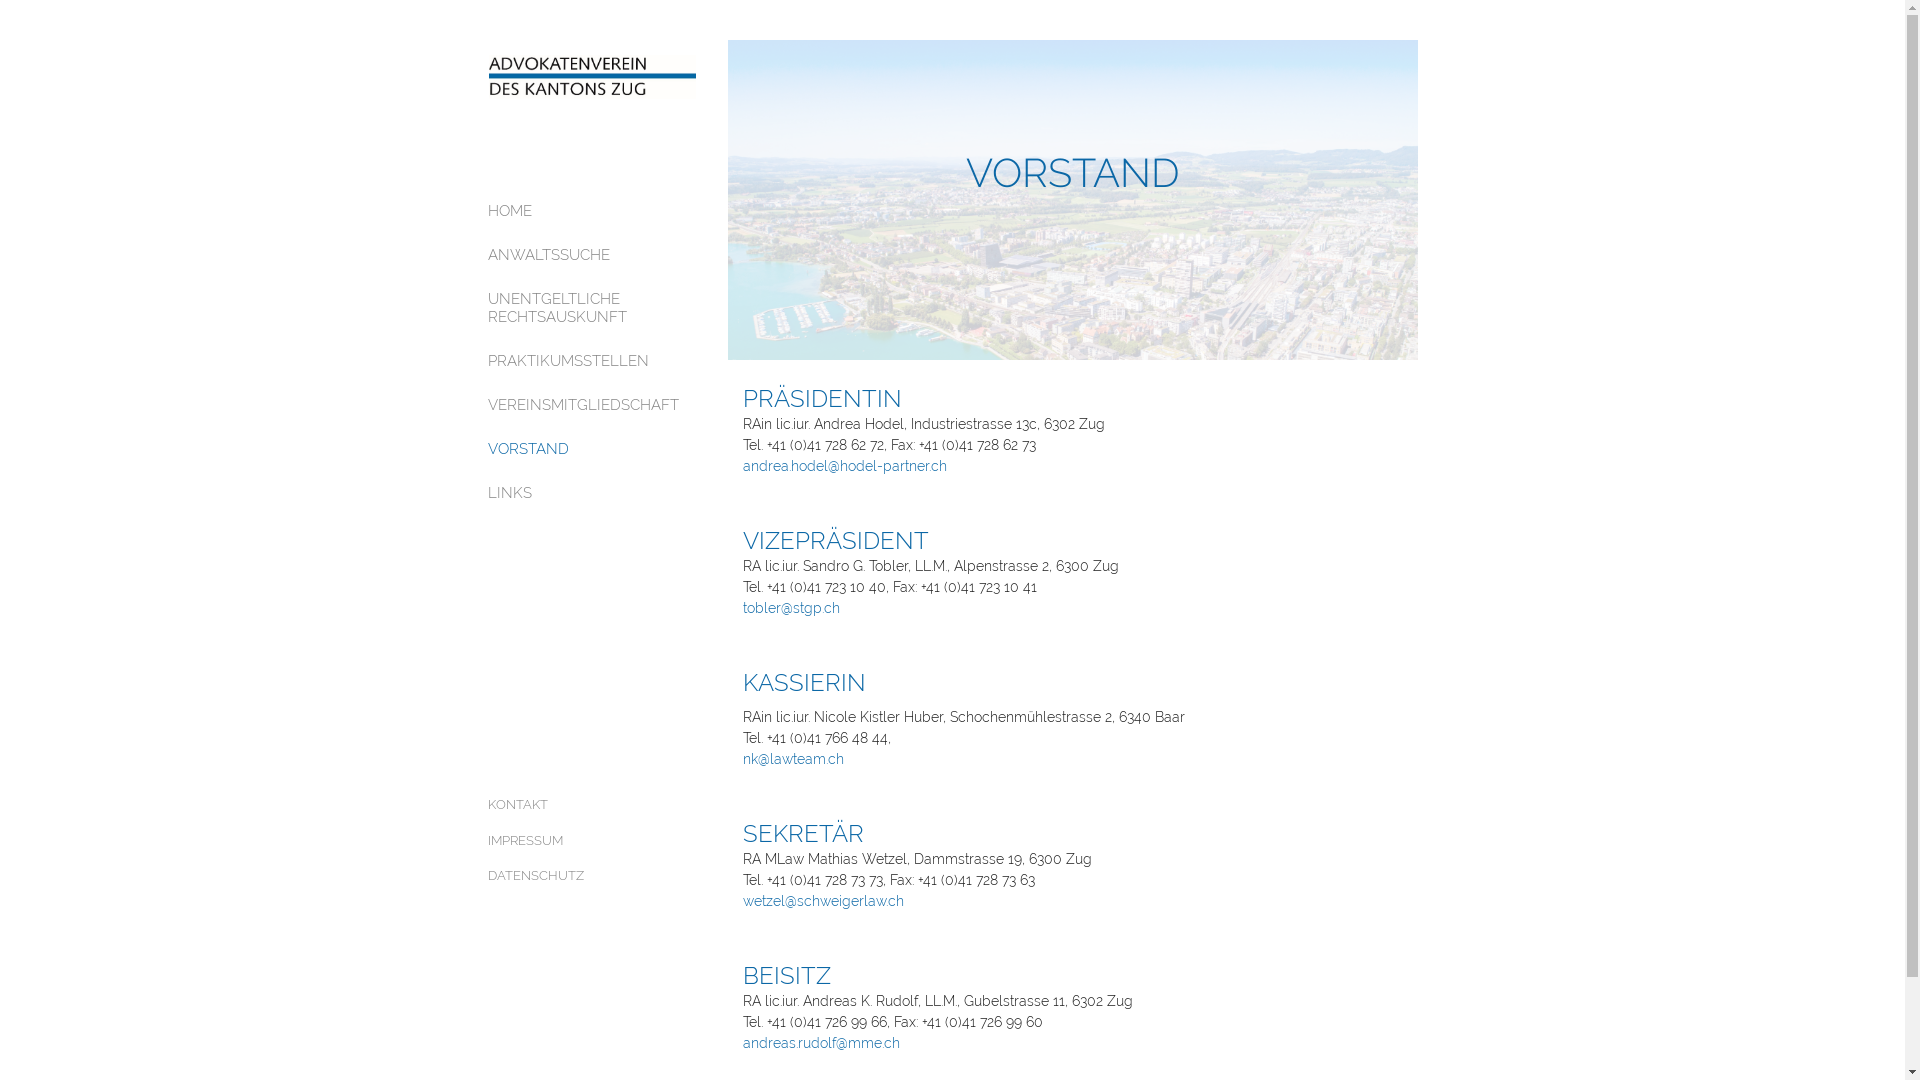 The width and height of the screenshot is (1920, 1080). What do you see at coordinates (592, 874) in the screenshot?
I see `'DATENSCHUTZ'` at bounding box center [592, 874].